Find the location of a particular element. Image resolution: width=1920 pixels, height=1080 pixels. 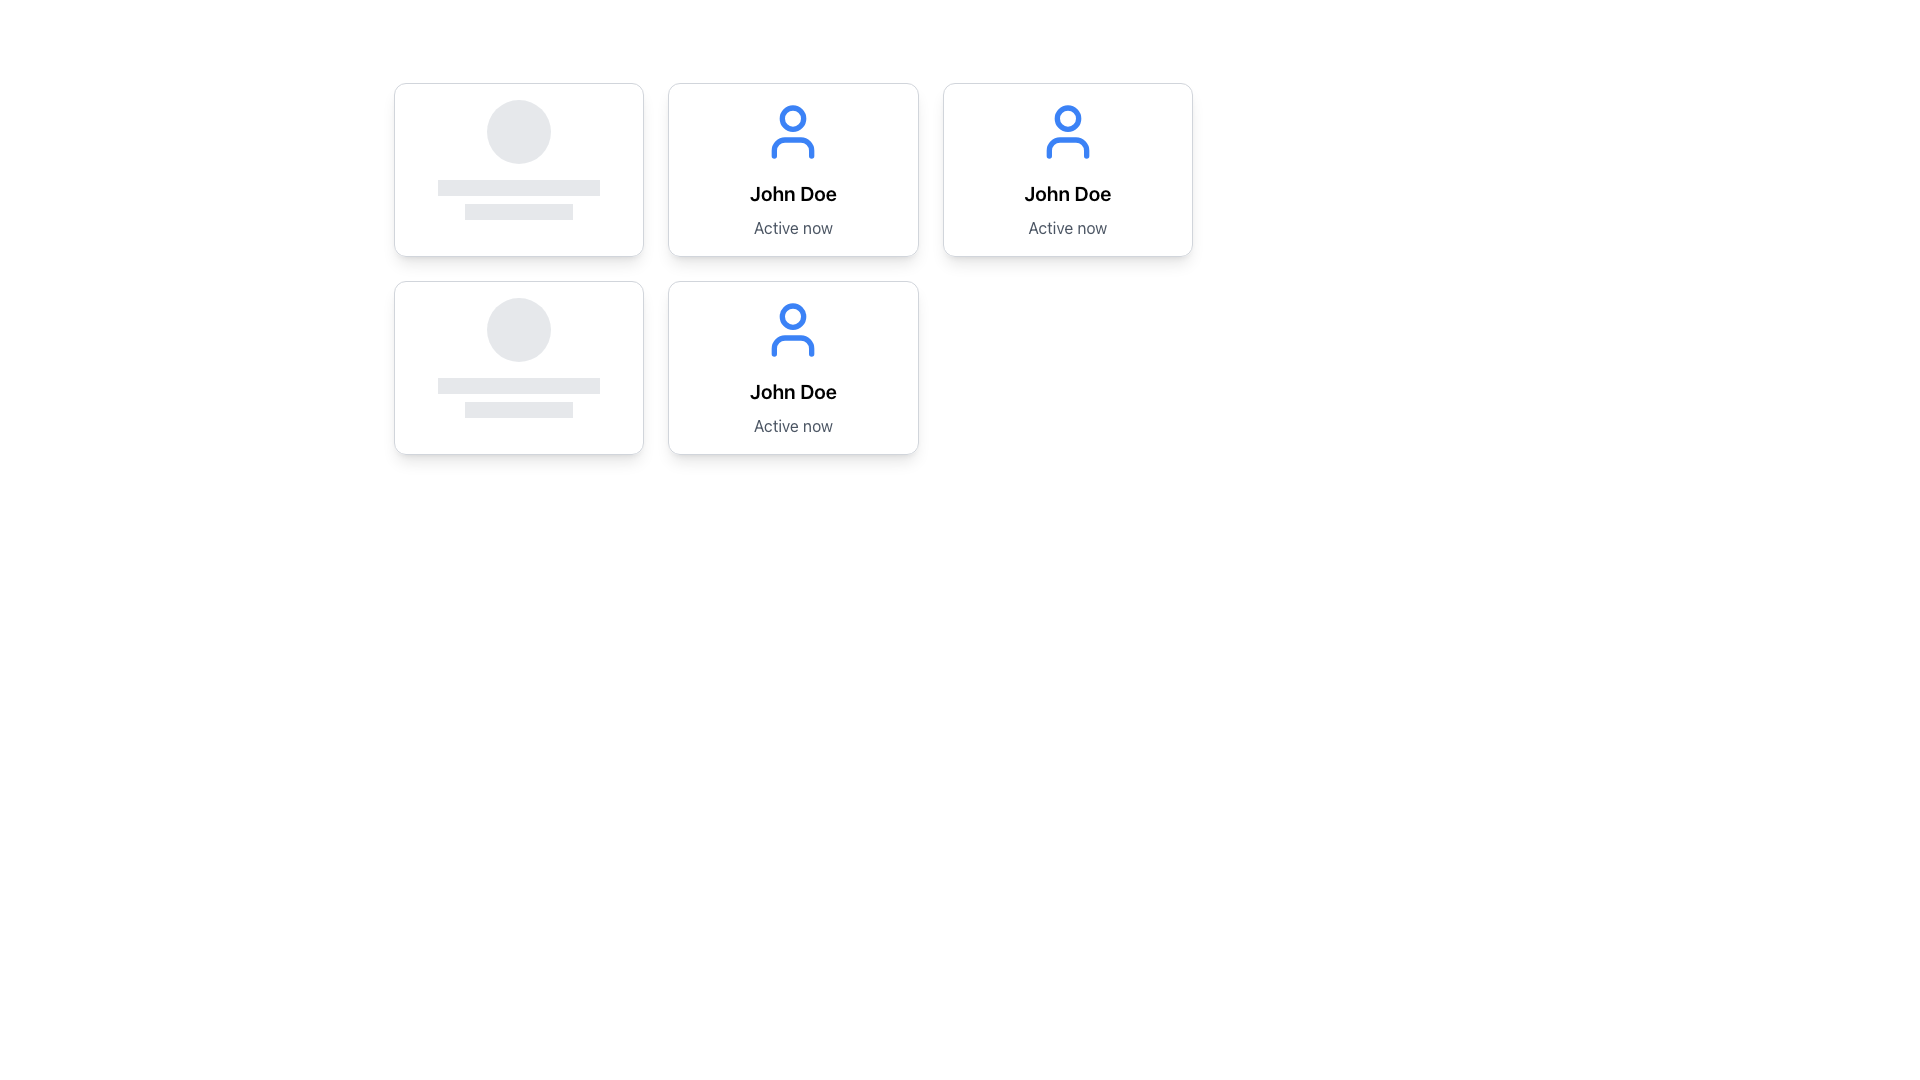

the blue circular user icon is located at coordinates (792, 329).